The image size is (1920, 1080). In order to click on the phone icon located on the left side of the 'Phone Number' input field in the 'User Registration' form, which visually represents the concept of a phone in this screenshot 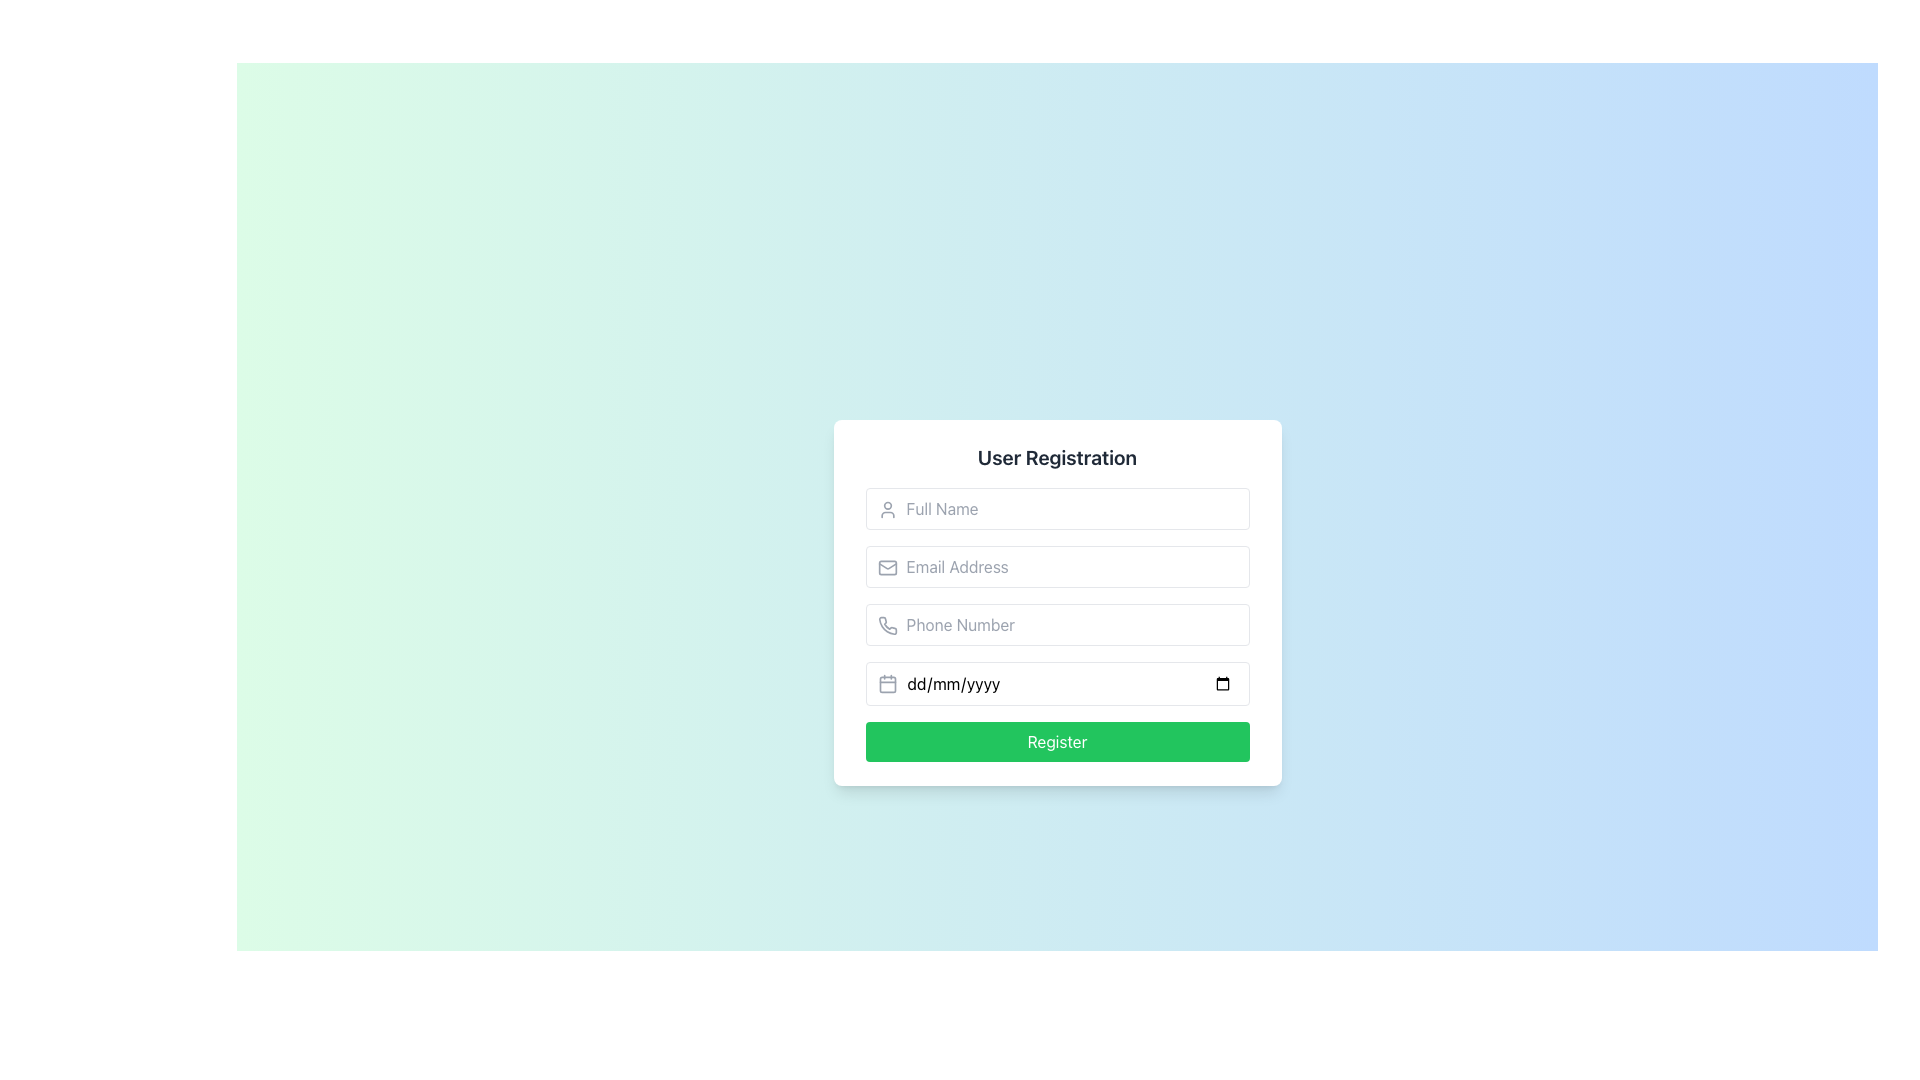, I will do `click(886, 624)`.